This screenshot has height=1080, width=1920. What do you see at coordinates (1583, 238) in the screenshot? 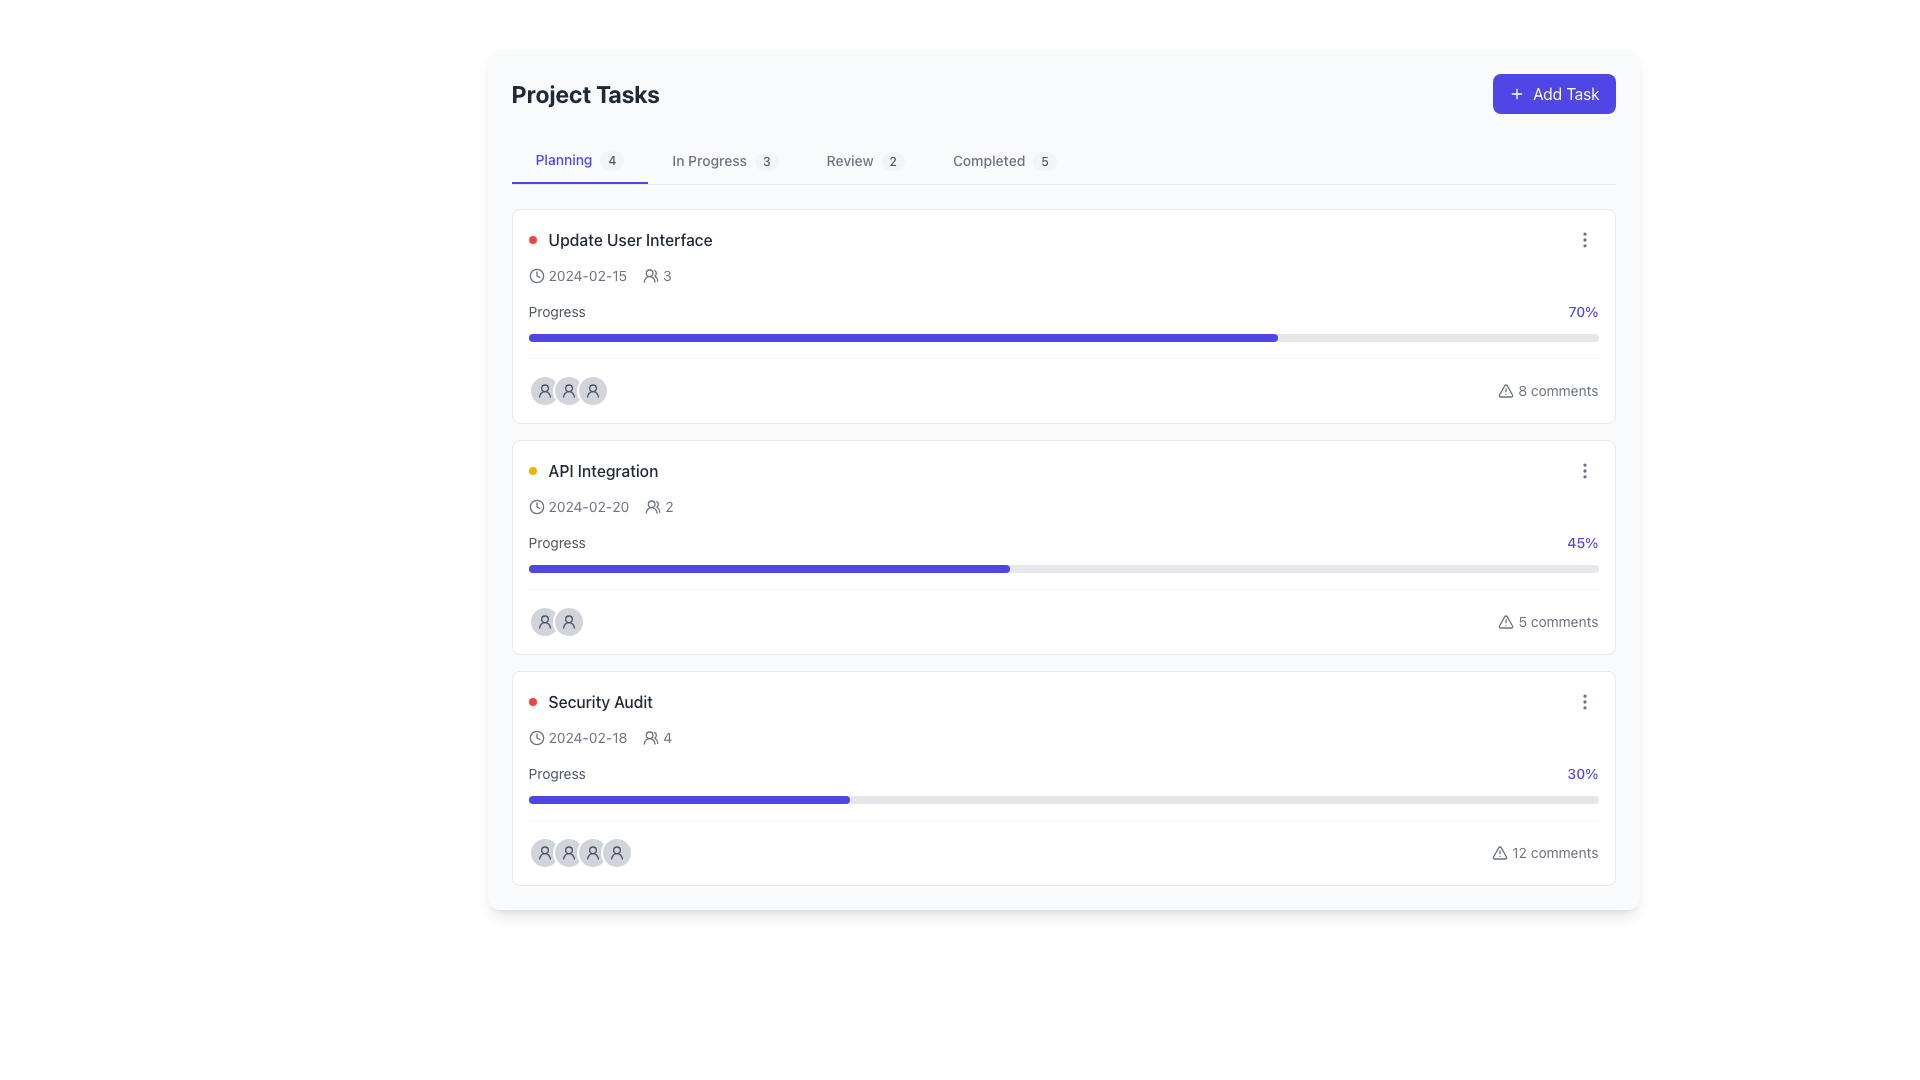
I see `the vertical ellipsis icon button located in the top-right corner of the 'Update User Interface' task card` at bounding box center [1583, 238].